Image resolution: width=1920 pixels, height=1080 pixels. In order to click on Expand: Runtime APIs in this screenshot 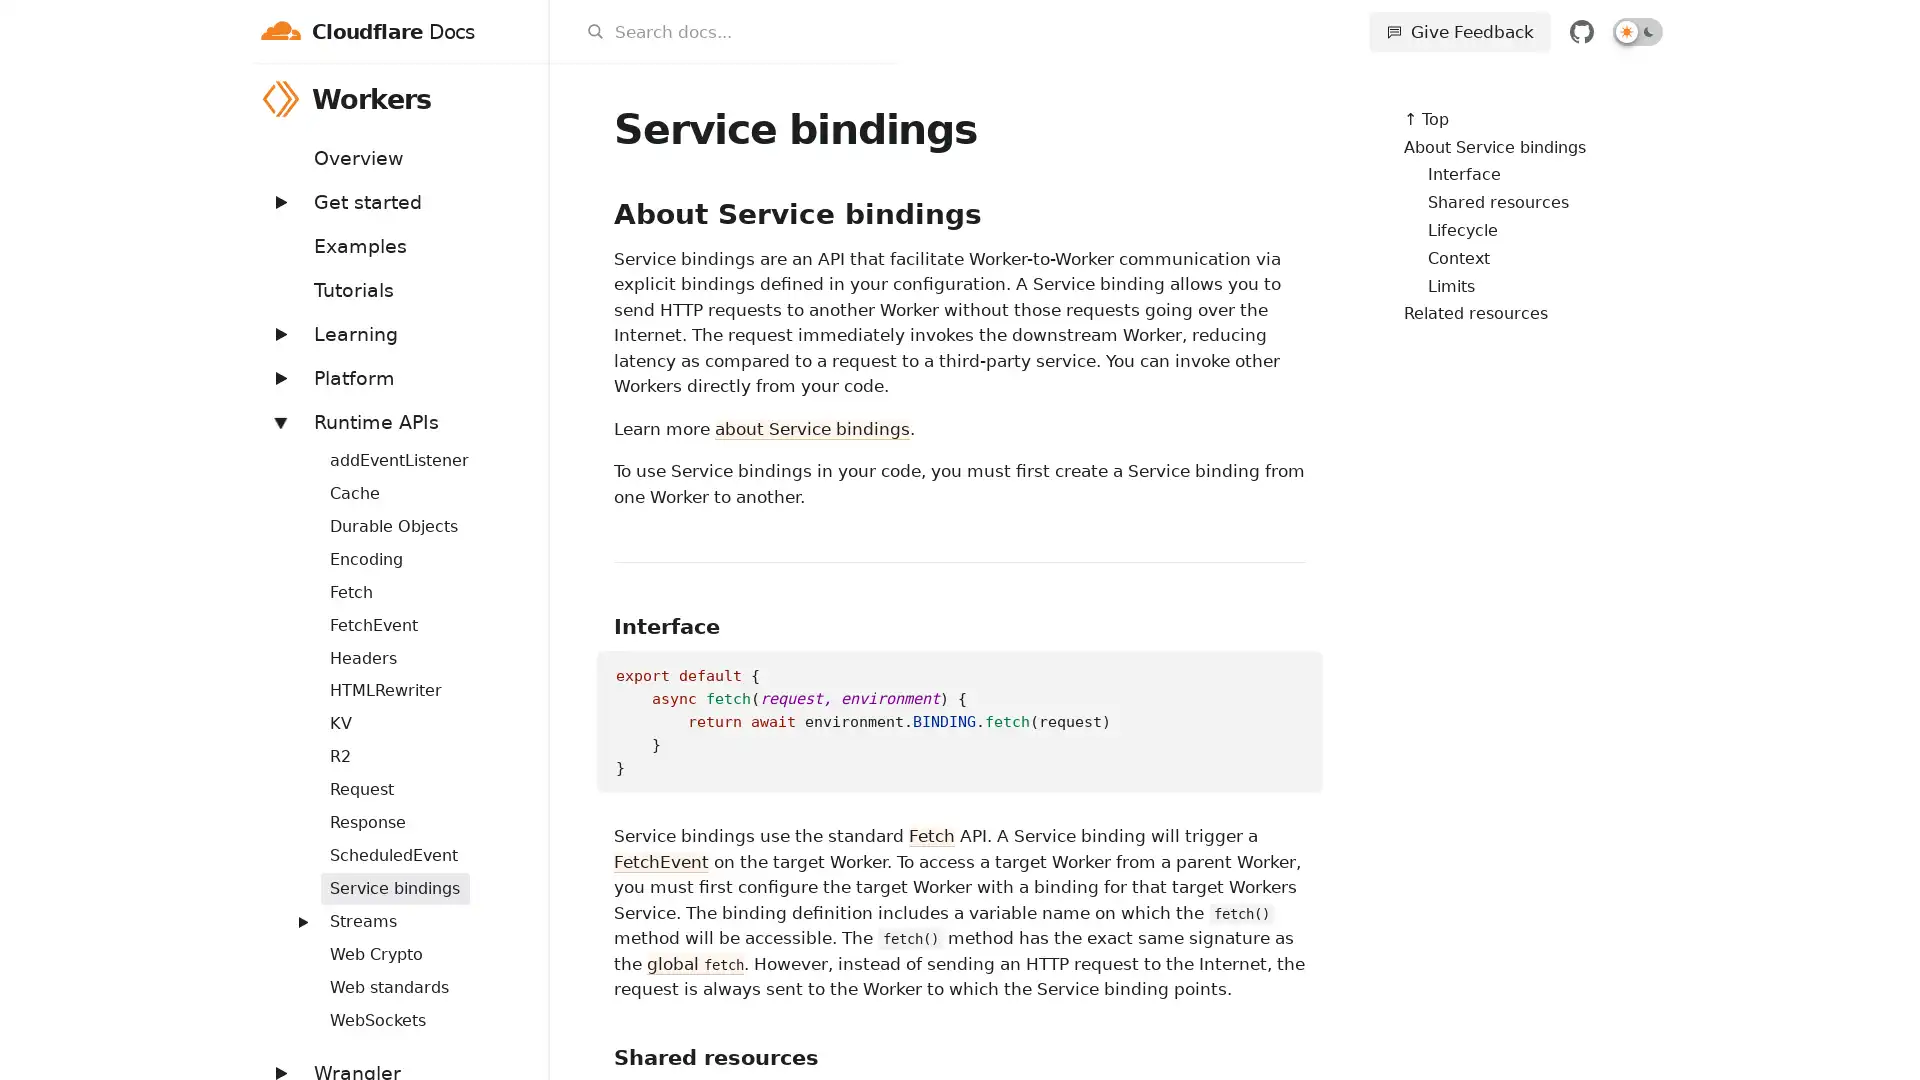, I will do `click(278, 420)`.